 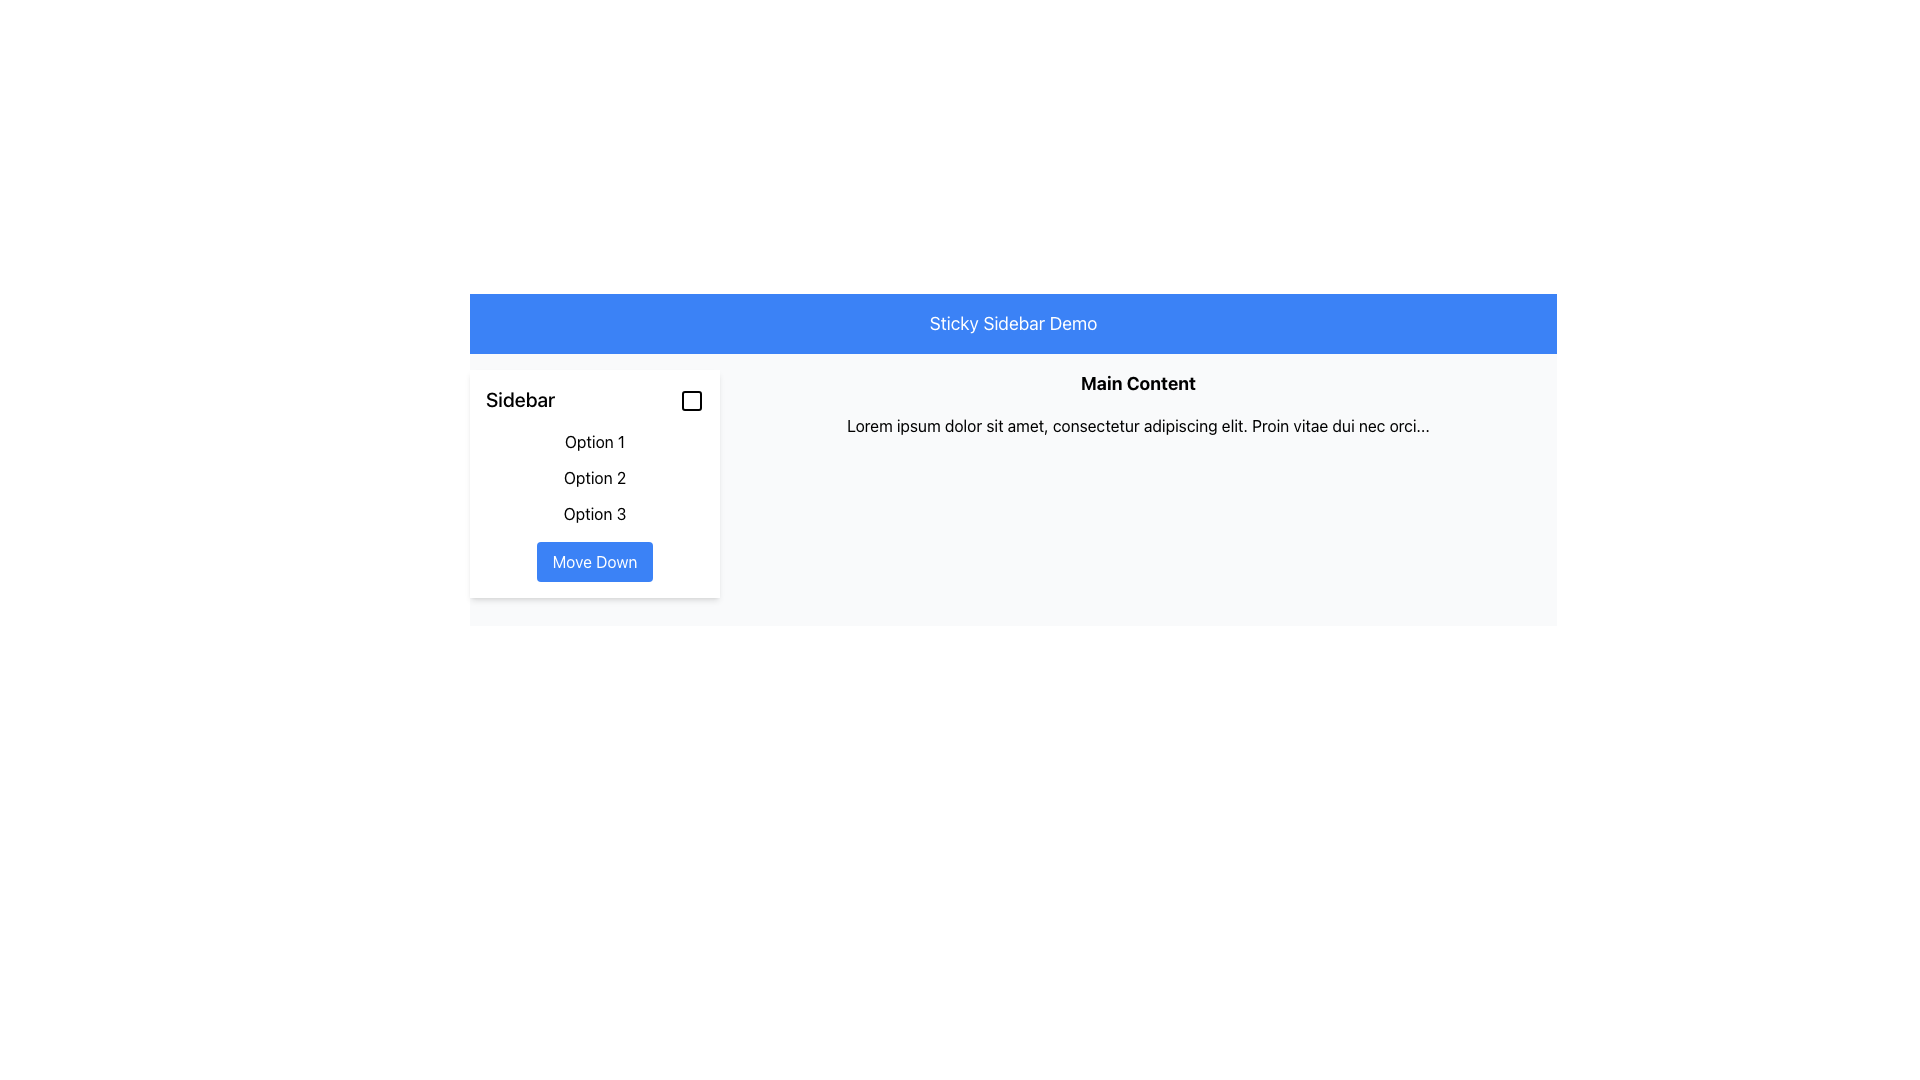 What do you see at coordinates (594, 441) in the screenshot?
I see `the hyperlink labeled 'Option 1' located in the sidebar, which changes color to blue on hover` at bounding box center [594, 441].